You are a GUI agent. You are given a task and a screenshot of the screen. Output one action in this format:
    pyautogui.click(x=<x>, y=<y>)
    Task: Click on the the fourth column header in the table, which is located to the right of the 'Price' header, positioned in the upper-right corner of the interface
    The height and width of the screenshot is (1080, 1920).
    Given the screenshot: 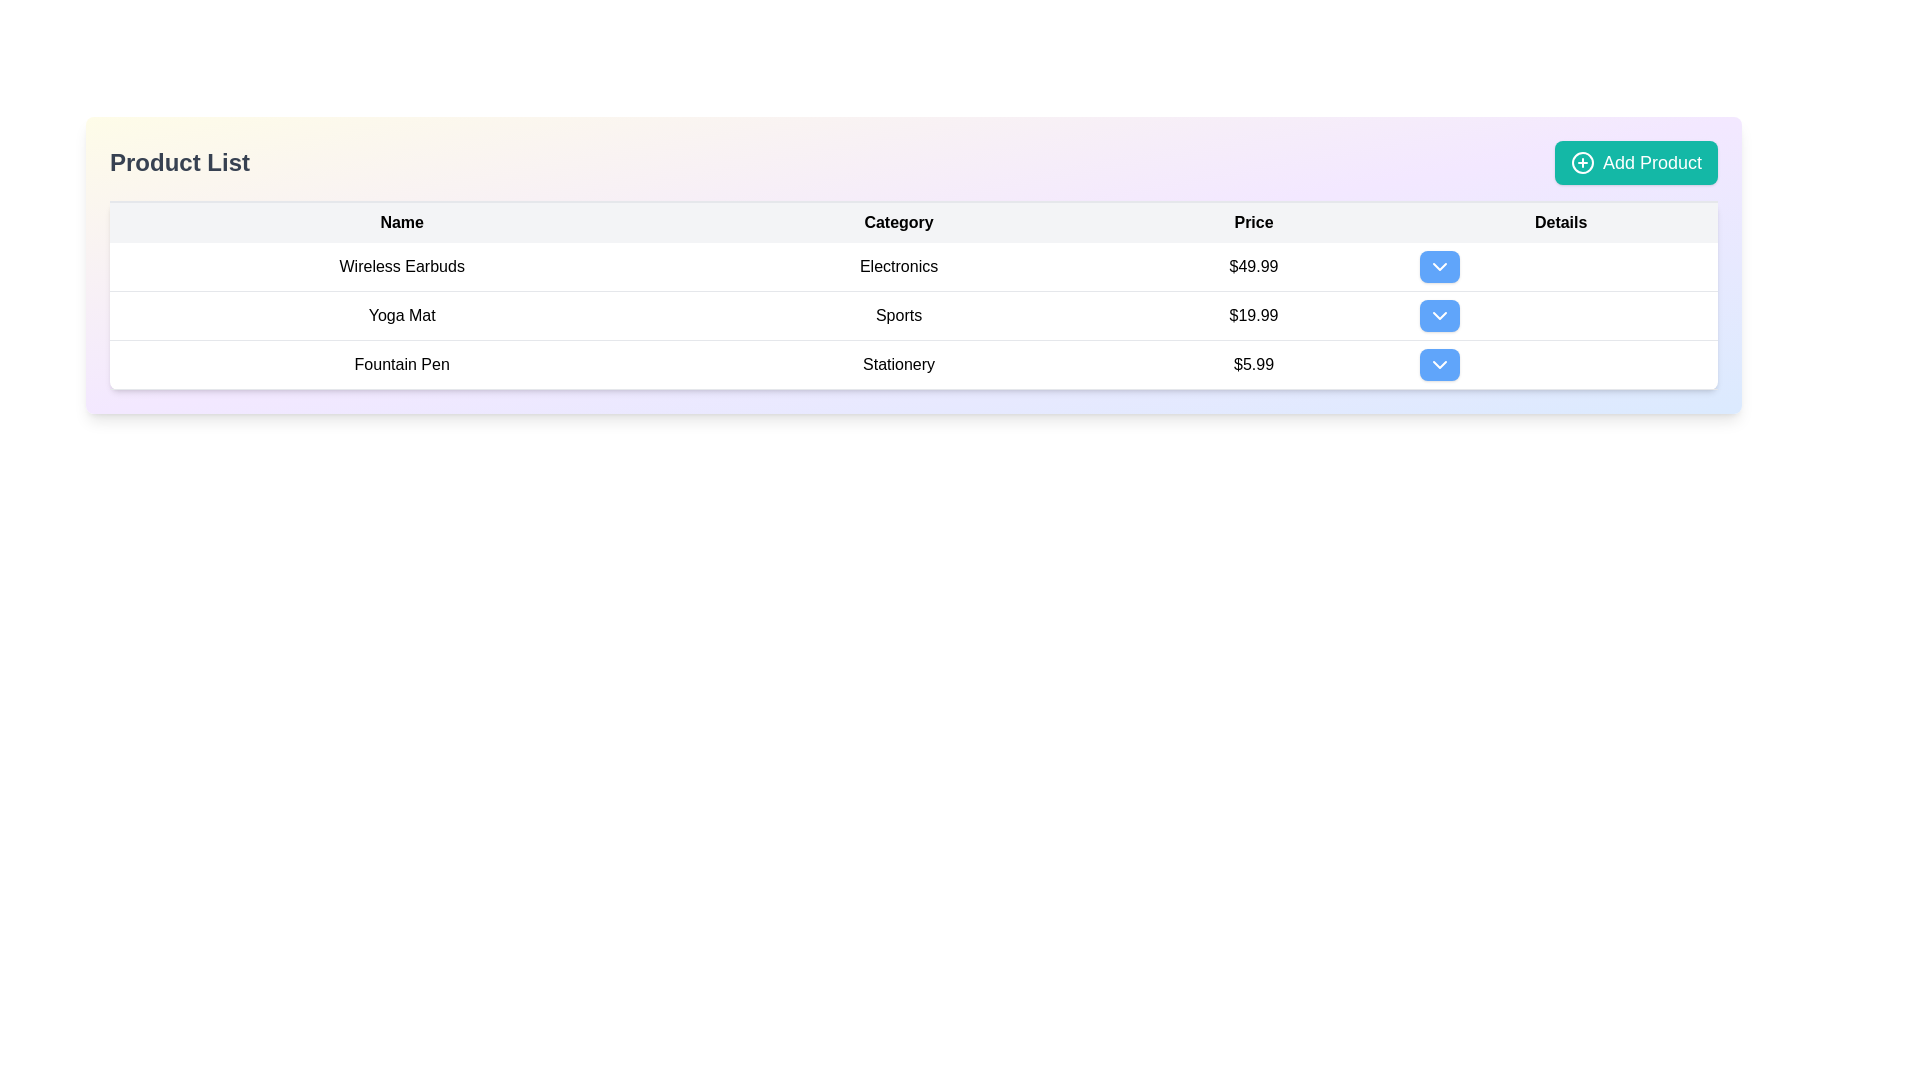 What is the action you would take?
    pyautogui.click(x=1560, y=222)
    